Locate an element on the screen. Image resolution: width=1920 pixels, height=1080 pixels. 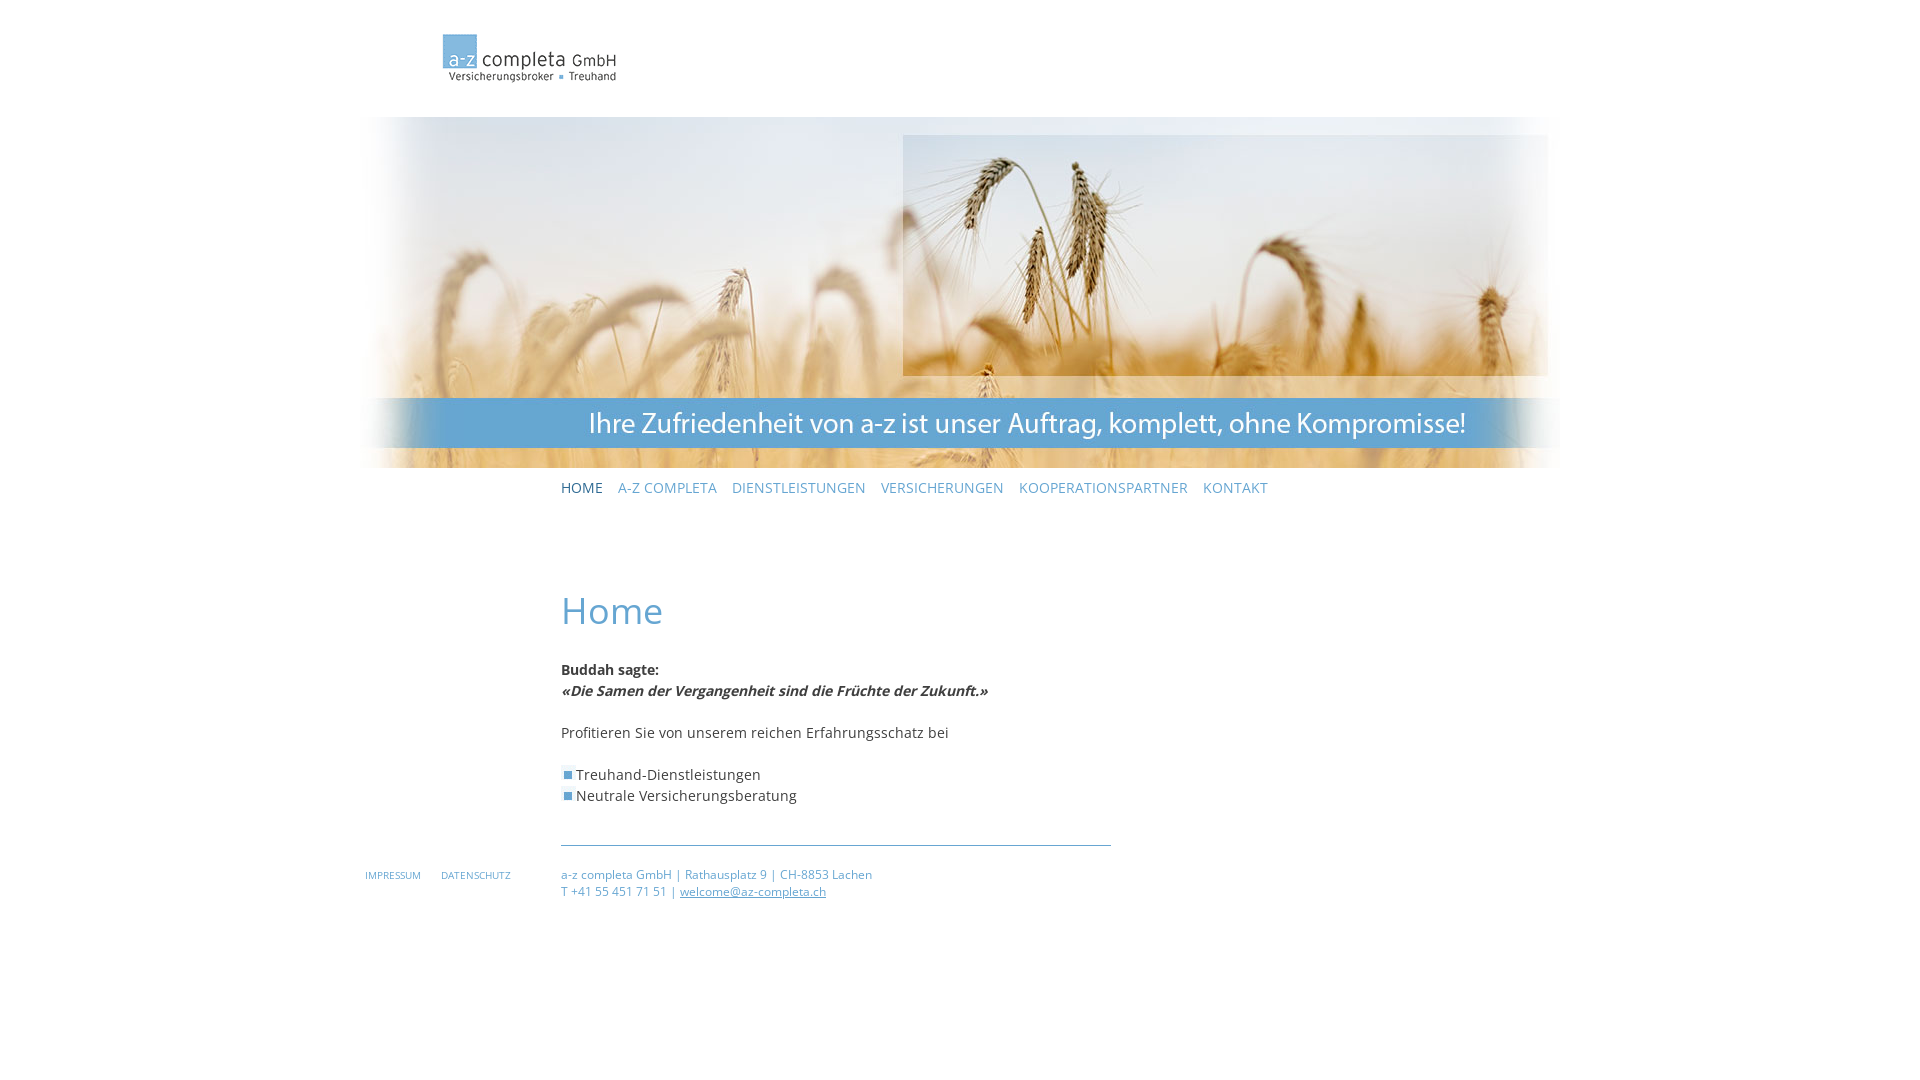
'HOME' is located at coordinates (580, 487).